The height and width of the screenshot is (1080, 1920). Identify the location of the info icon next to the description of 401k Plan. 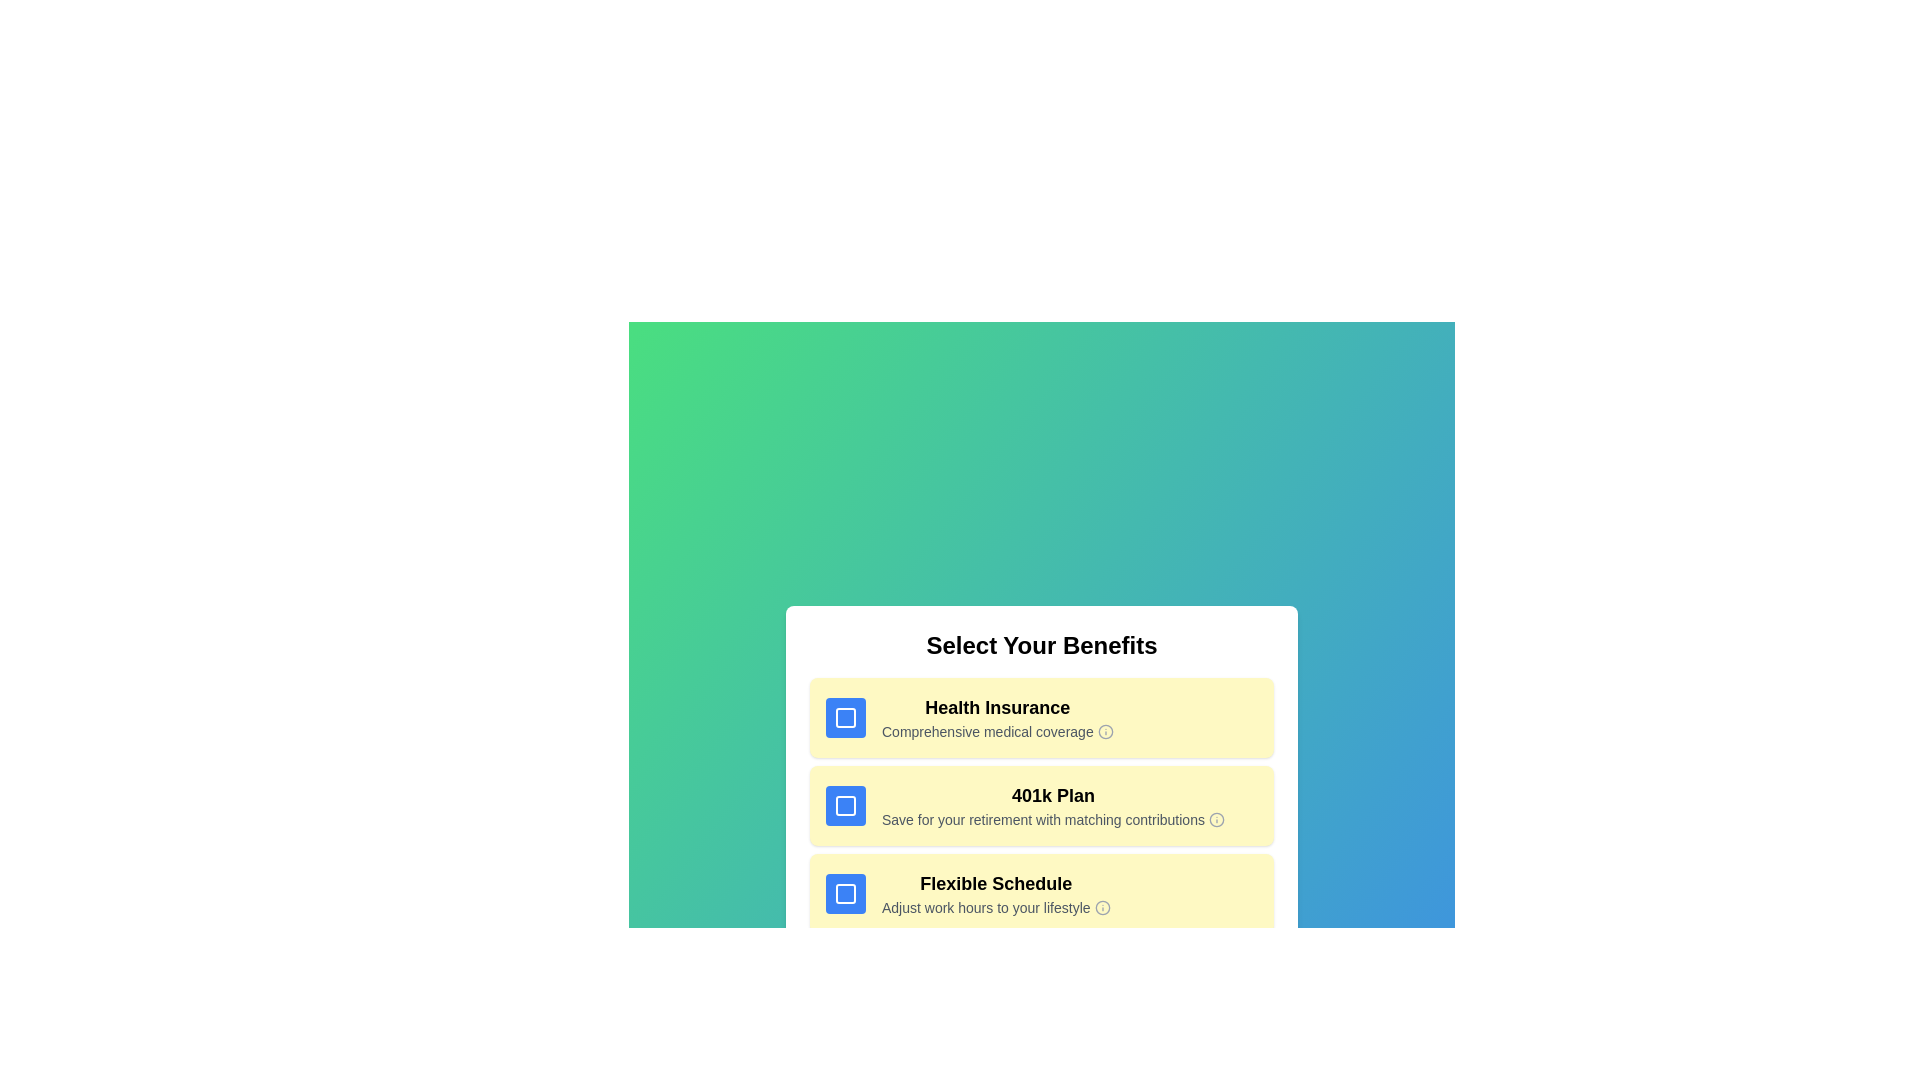
(1215, 820).